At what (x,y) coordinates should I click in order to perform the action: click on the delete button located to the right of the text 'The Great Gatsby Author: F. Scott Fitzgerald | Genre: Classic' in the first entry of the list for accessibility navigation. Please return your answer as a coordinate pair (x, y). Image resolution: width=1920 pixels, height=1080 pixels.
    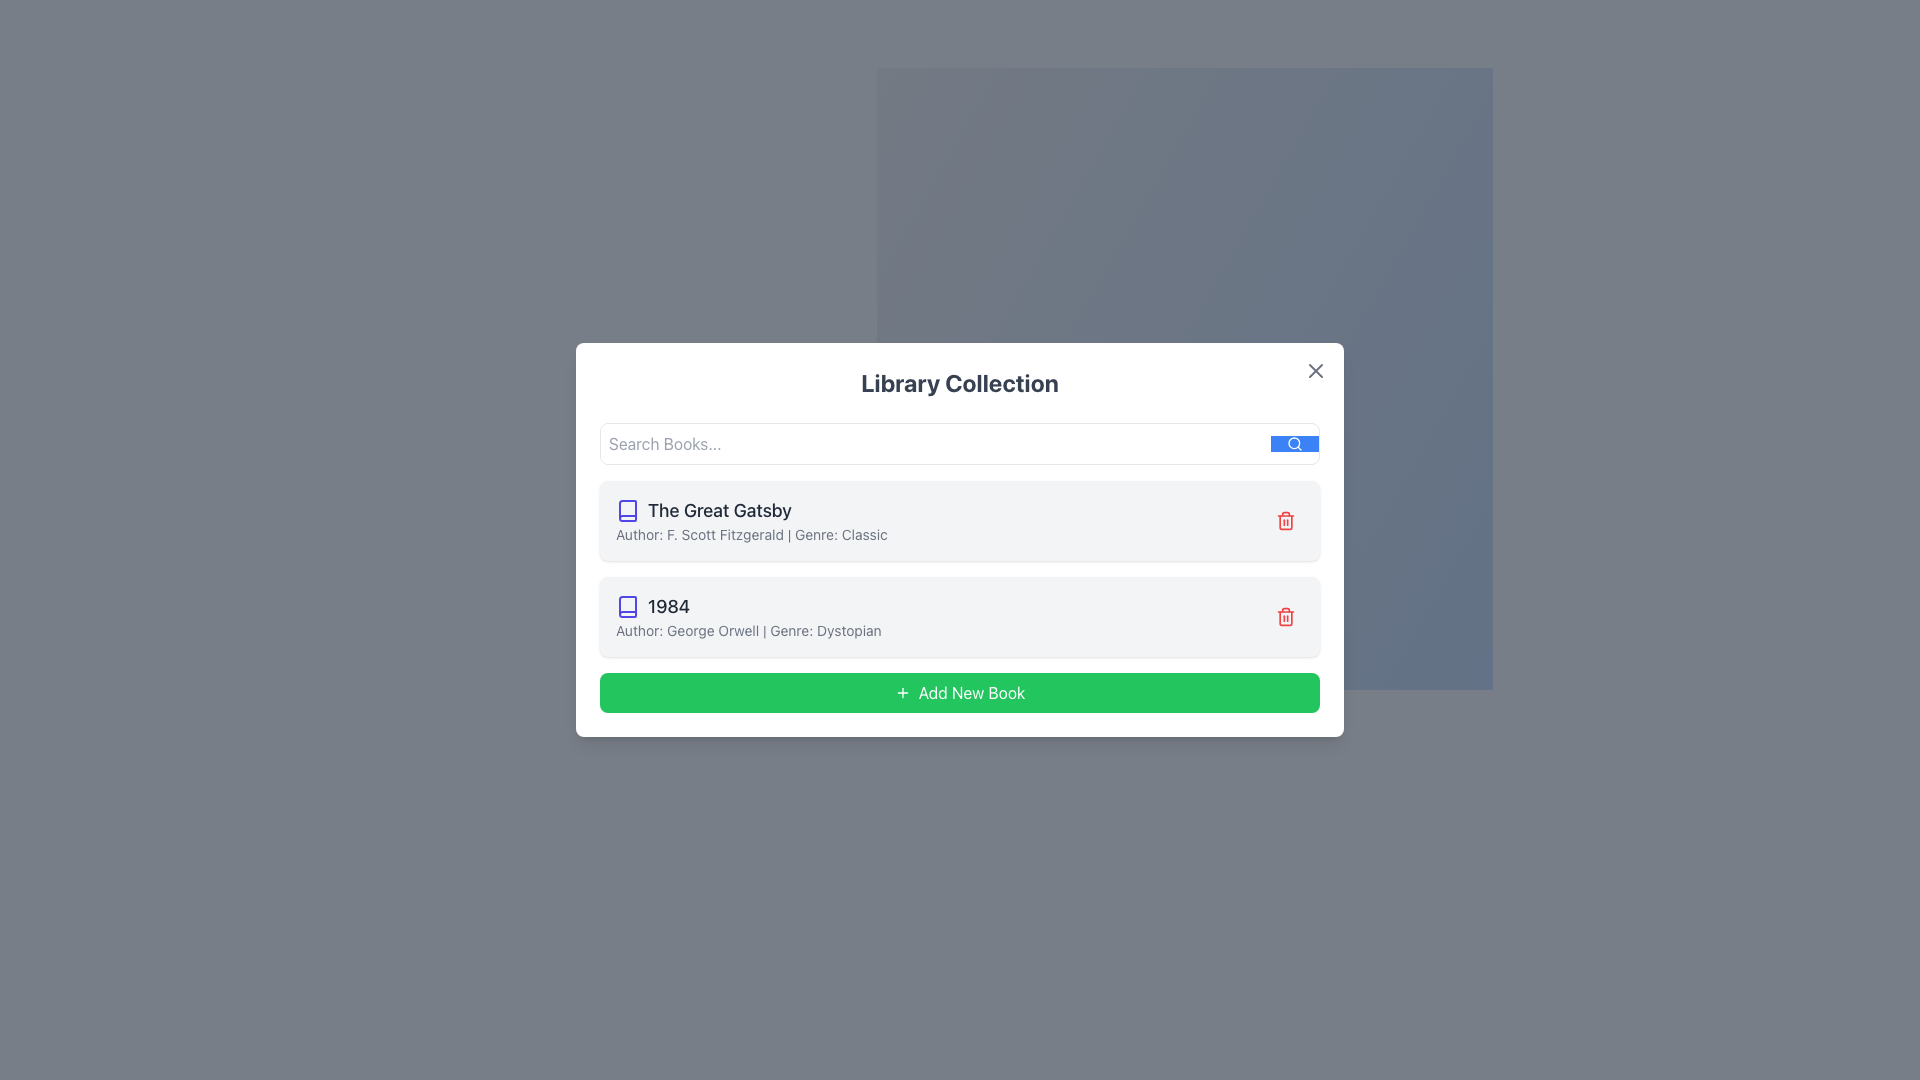
    Looking at the image, I should click on (1286, 519).